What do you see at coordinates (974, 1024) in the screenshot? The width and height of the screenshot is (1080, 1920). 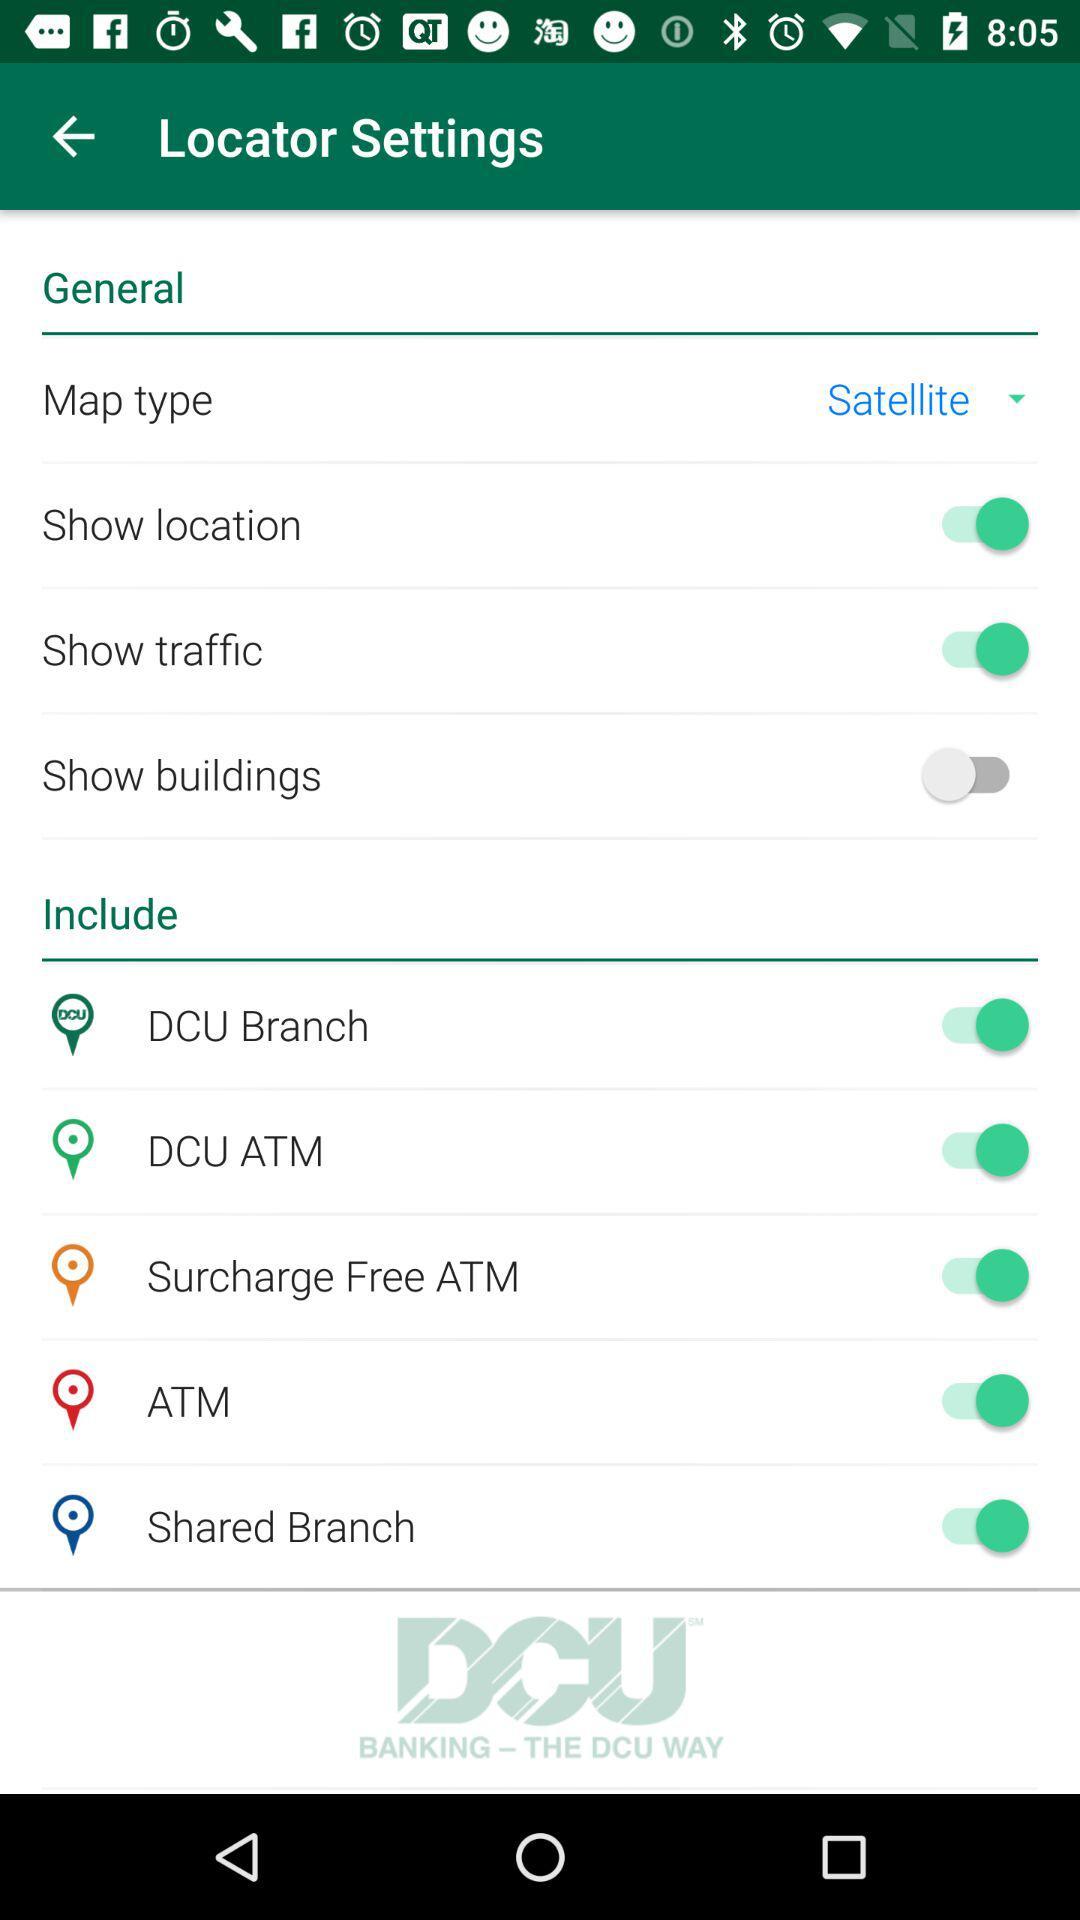 I see `options` at bounding box center [974, 1024].